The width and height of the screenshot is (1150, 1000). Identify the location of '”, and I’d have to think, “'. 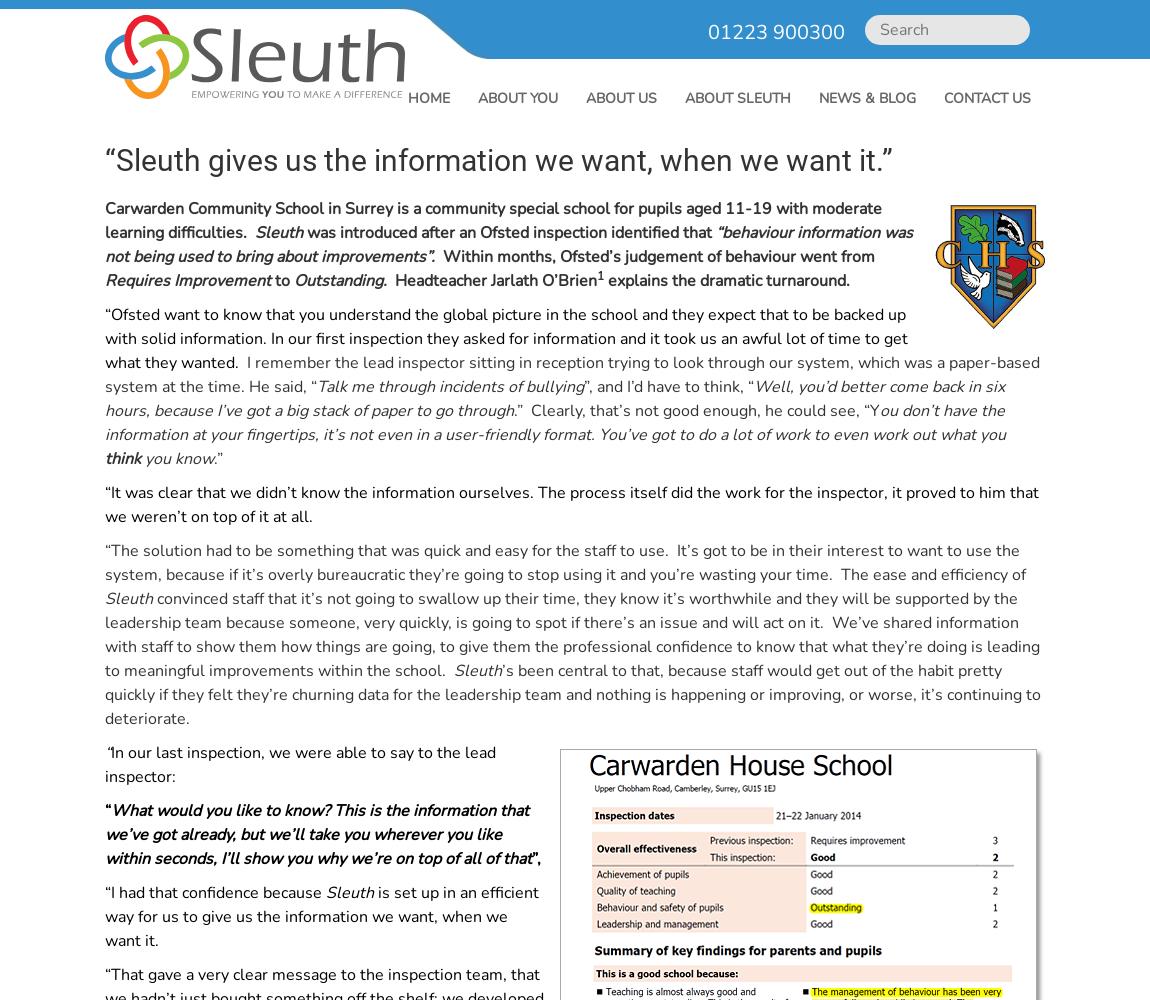
(582, 387).